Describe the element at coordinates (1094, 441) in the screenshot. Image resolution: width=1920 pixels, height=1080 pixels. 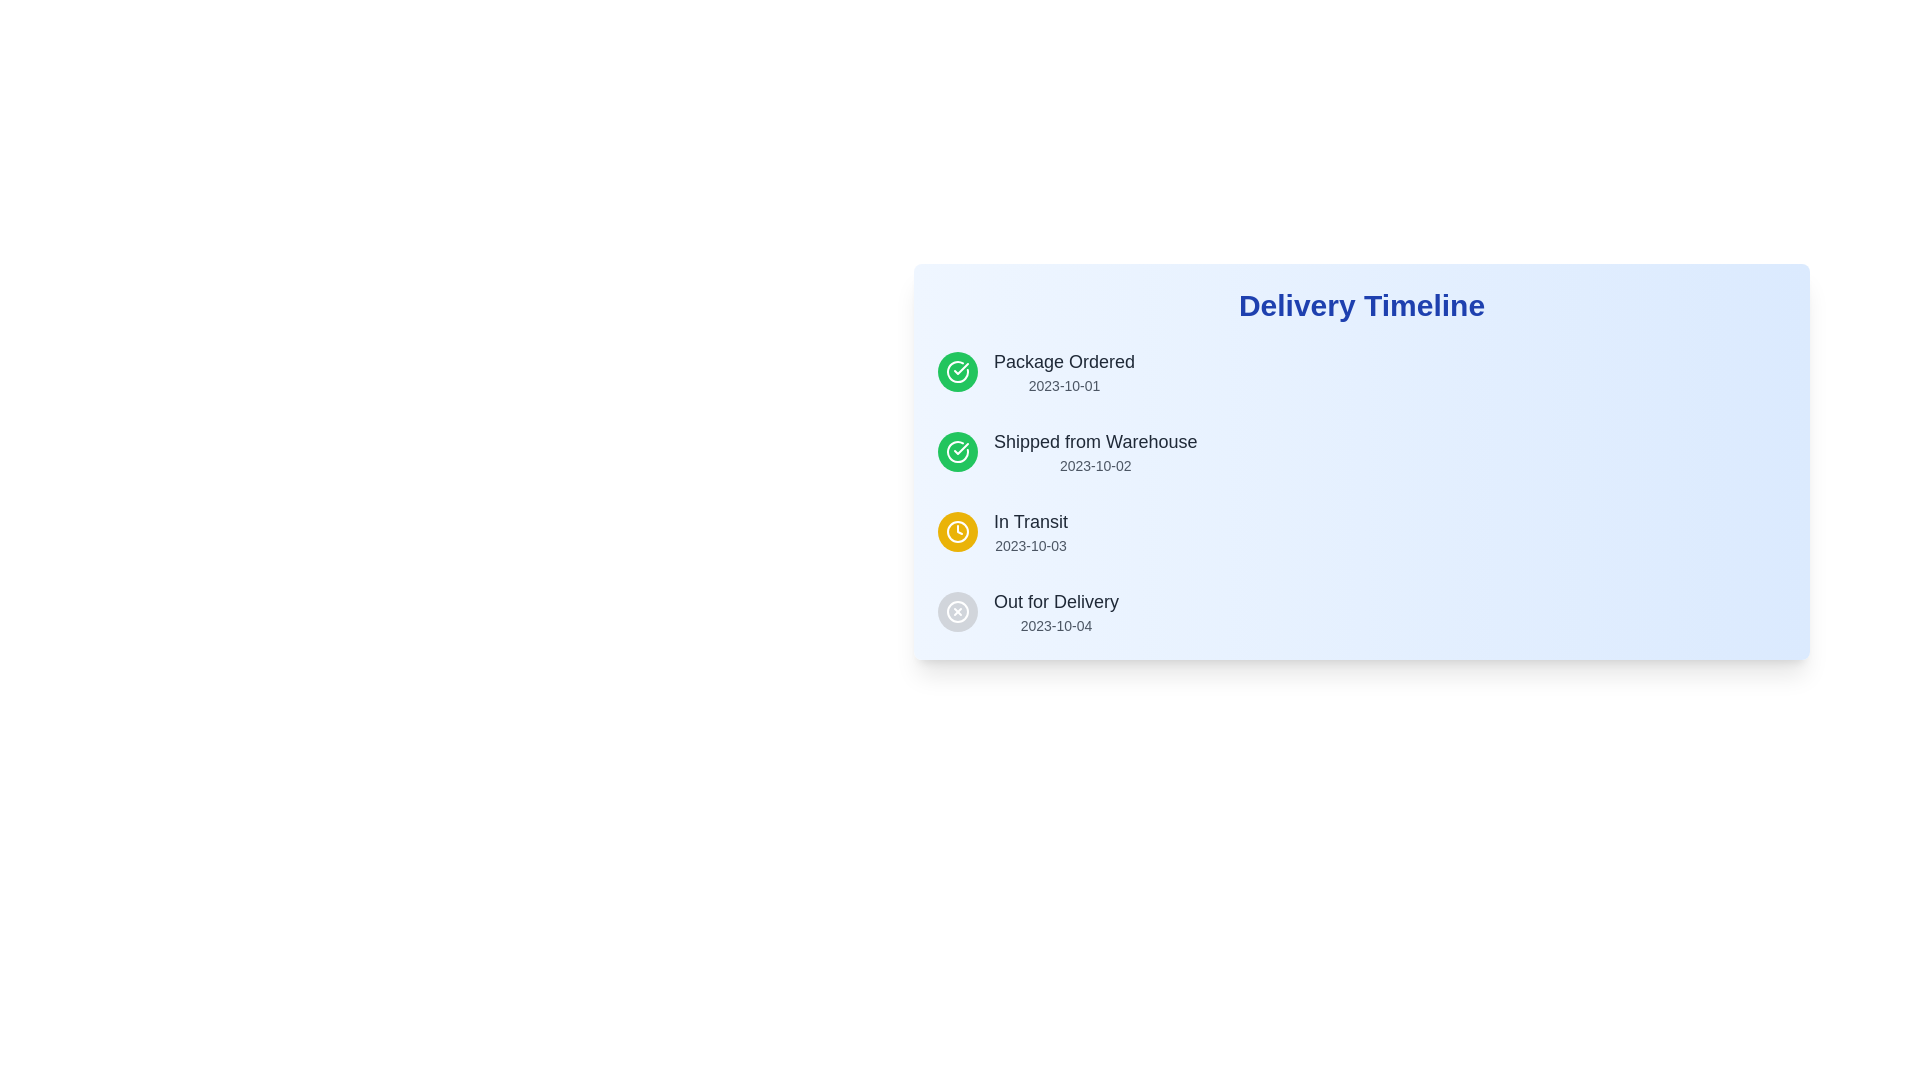
I see `the static text label displaying 'Shipped from Warehouse', which is positioned in the delivery timeline interface, located below the 'Package Ordered' stage and above the '2023-10-02' date text` at that location.